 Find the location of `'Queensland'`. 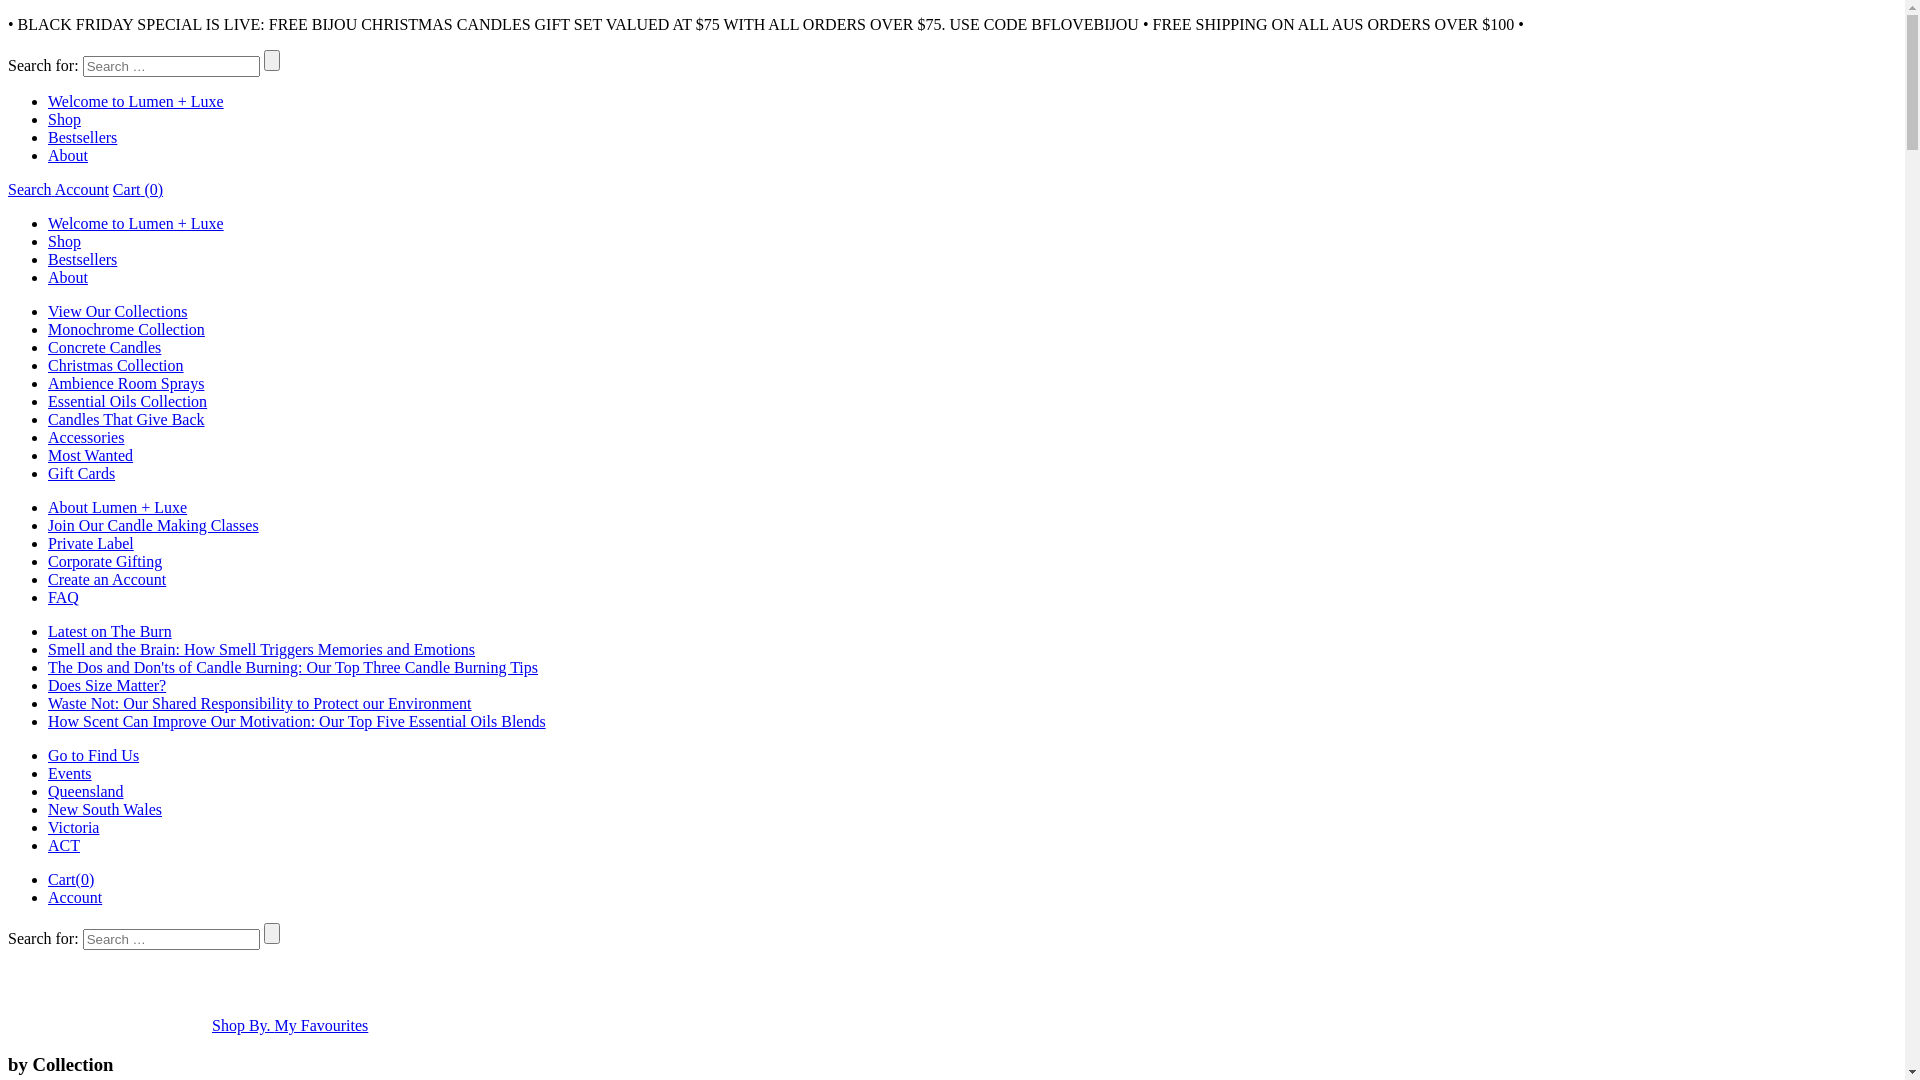

'Queensland' is located at coordinates (85, 790).